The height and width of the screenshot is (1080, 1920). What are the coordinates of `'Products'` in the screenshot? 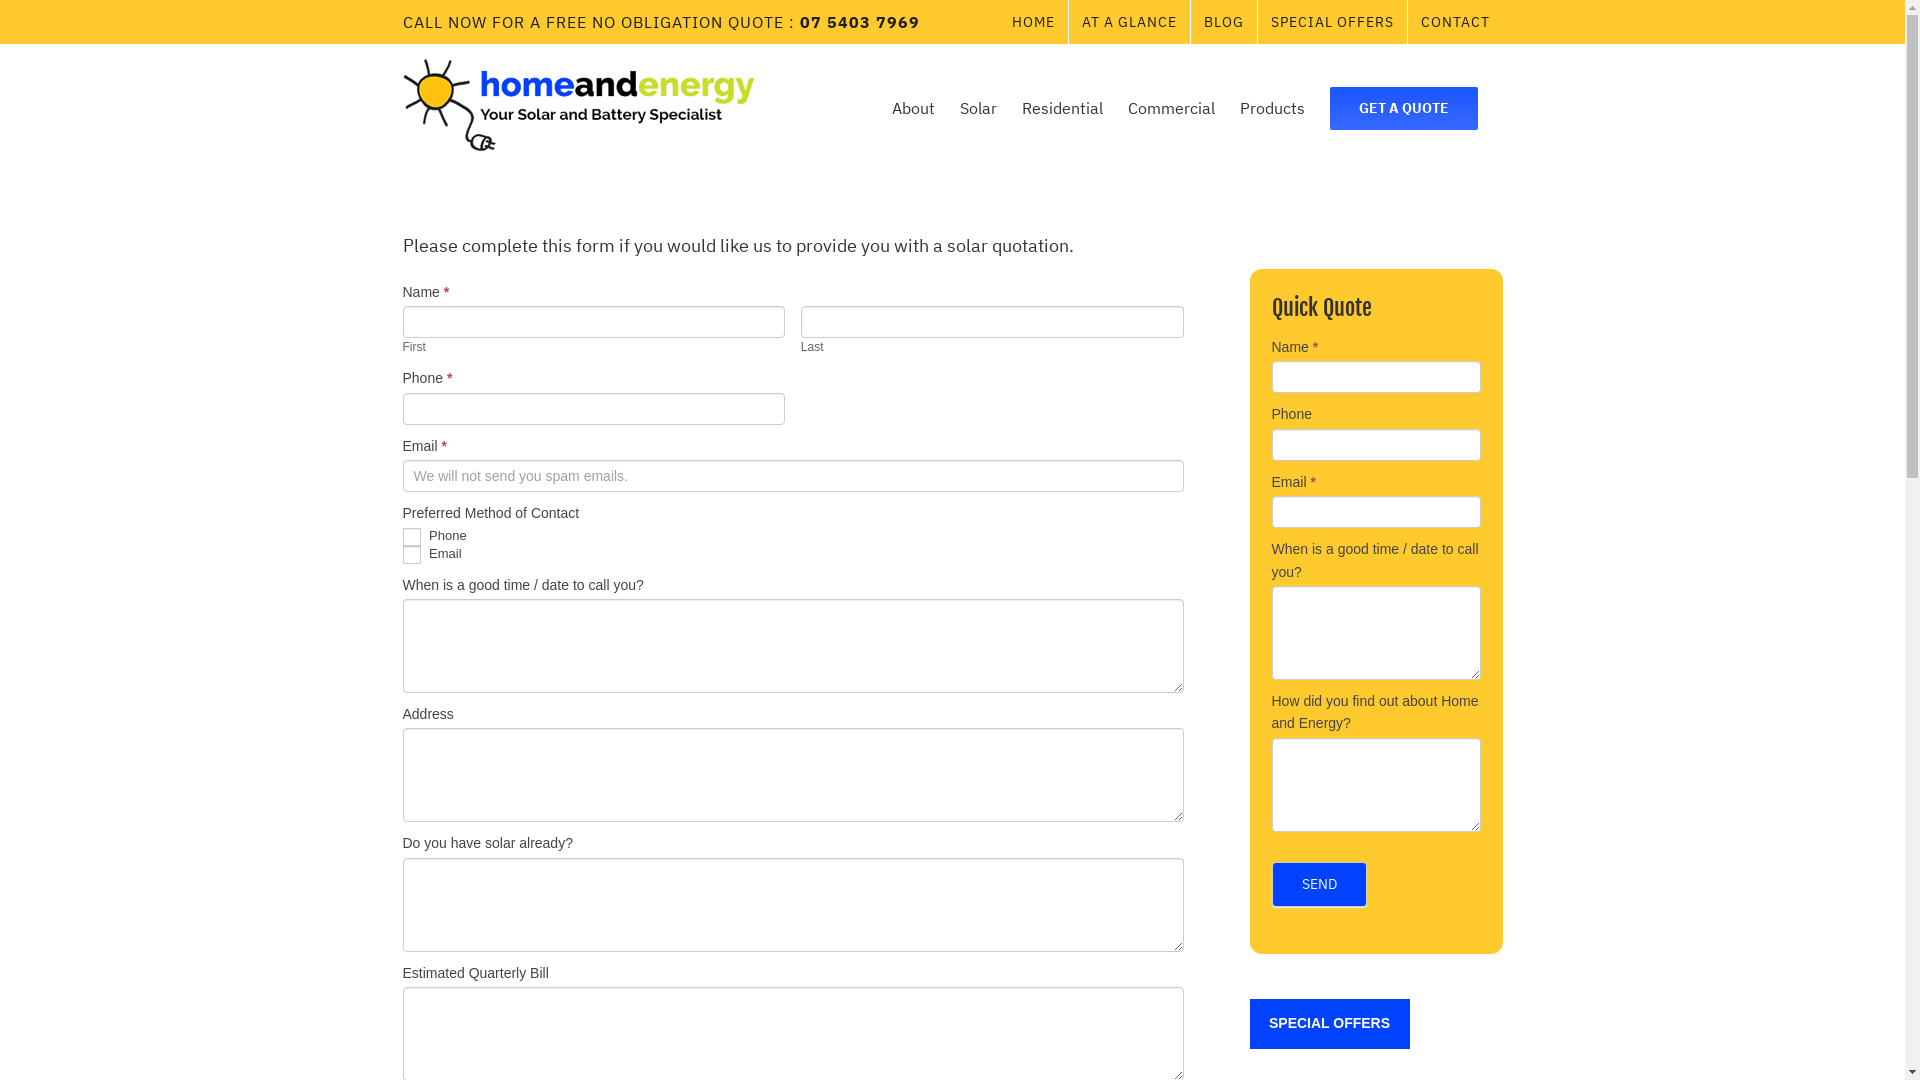 It's located at (1238, 108).